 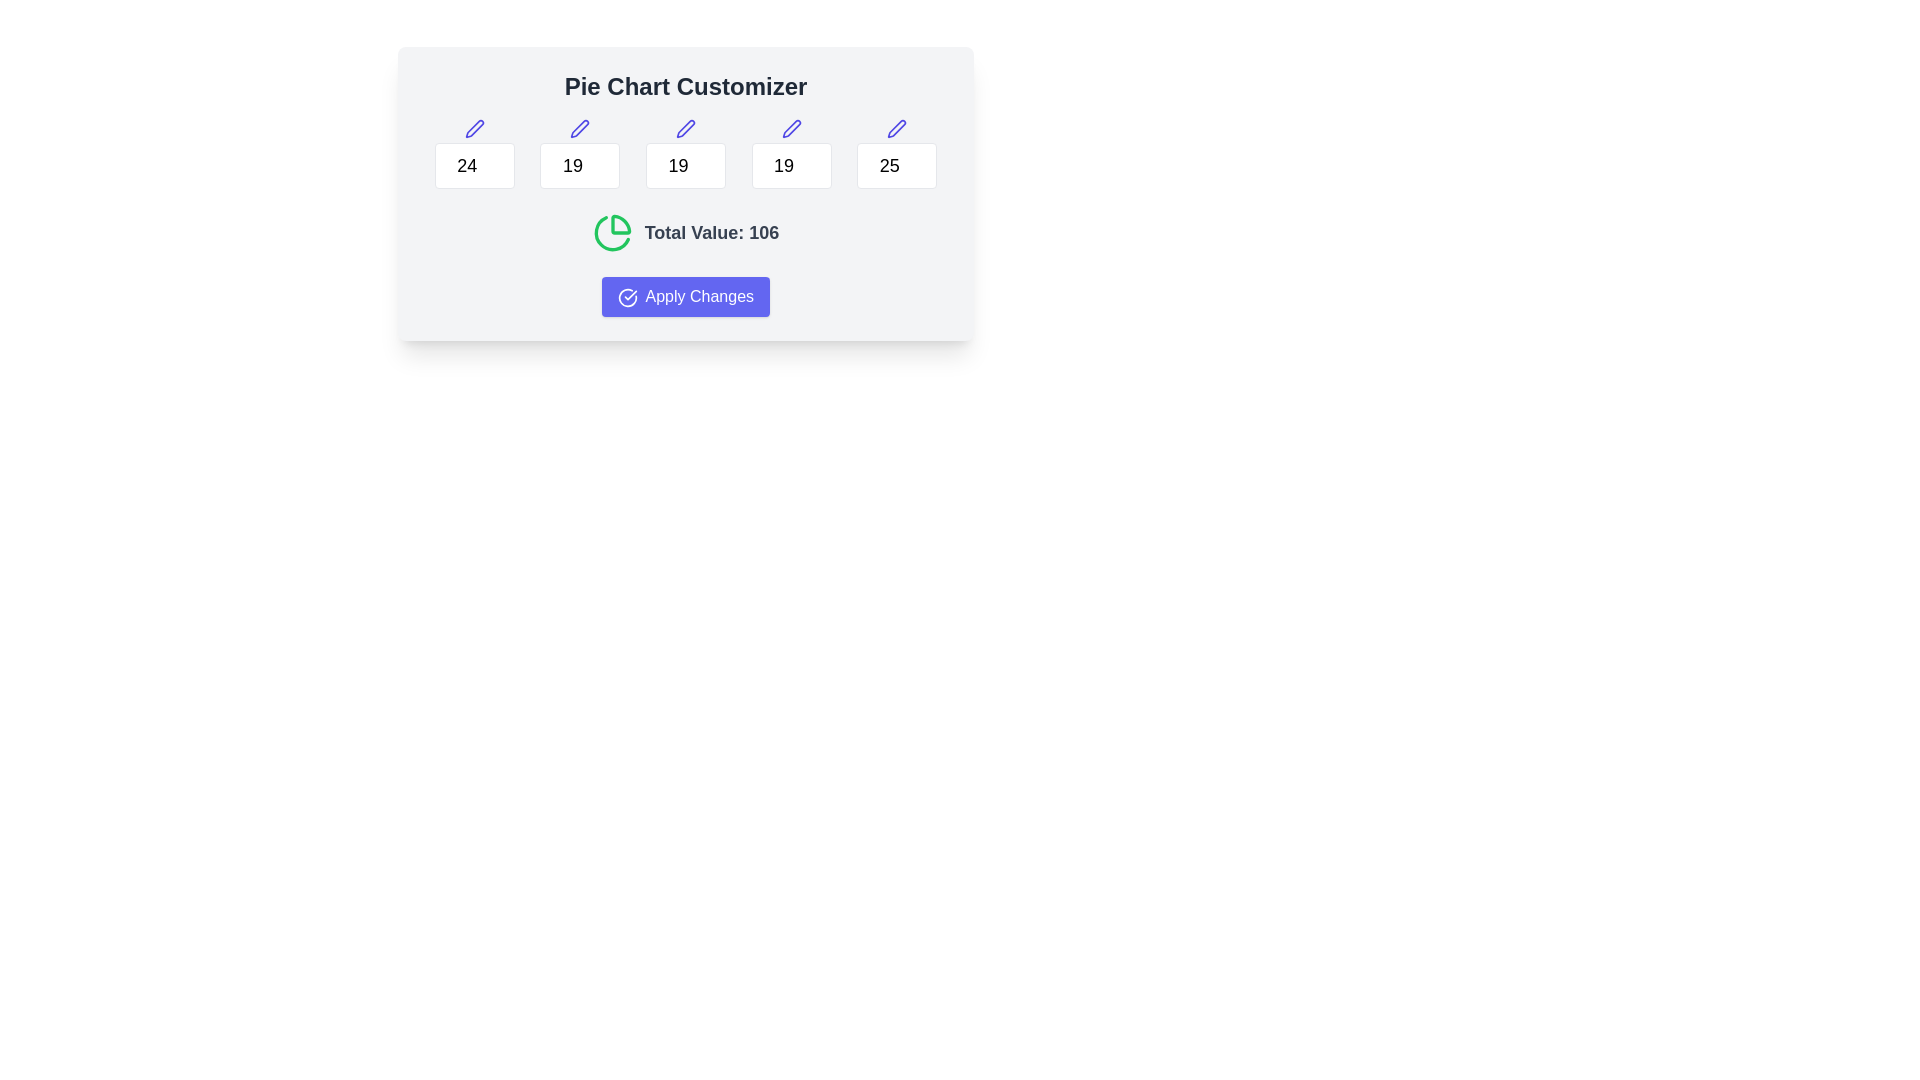 I want to click on the indigo pen icon above the input box displaying '19' in the 'Pie Chart Customizer' interface, so click(x=579, y=128).